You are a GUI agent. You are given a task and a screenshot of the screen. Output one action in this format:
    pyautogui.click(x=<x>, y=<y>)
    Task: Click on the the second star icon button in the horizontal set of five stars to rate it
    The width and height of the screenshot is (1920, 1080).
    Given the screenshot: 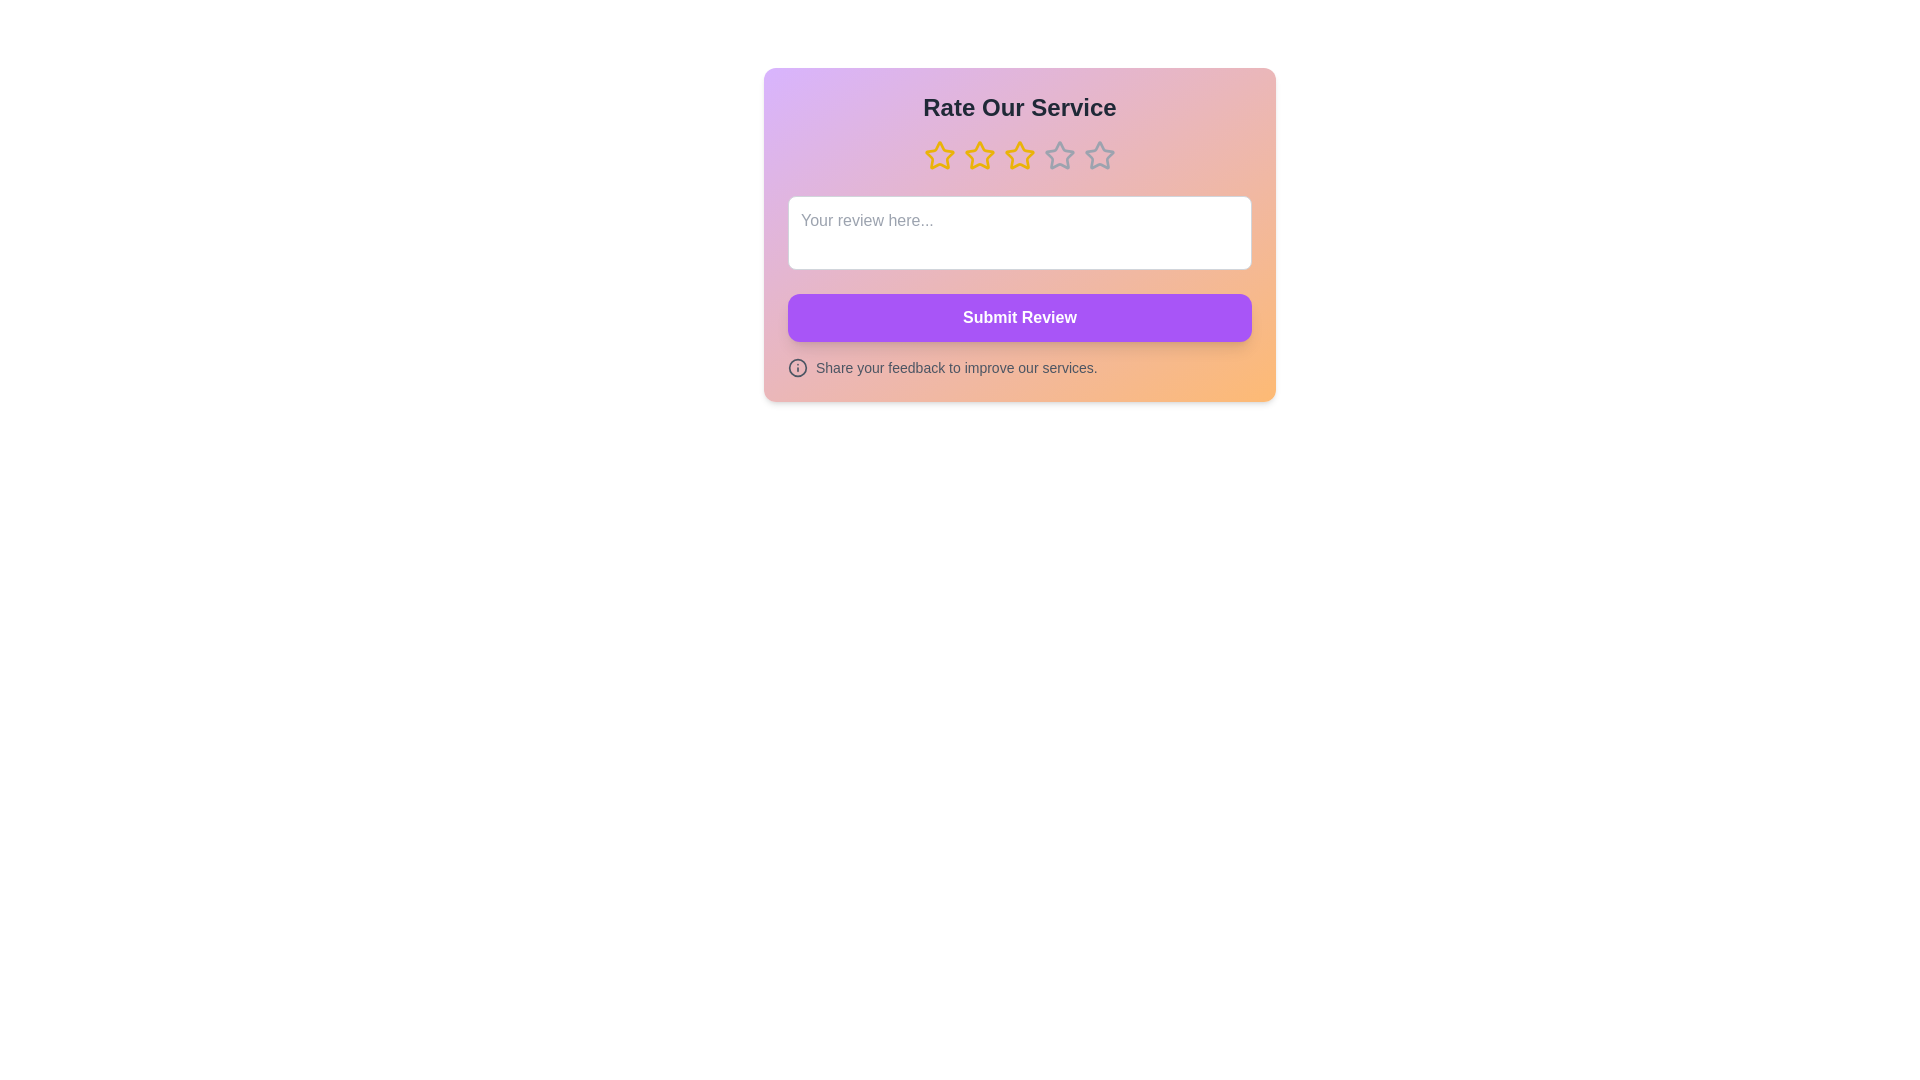 What is the action you would take?
    pyautogui.click(x=979, y=154)
    